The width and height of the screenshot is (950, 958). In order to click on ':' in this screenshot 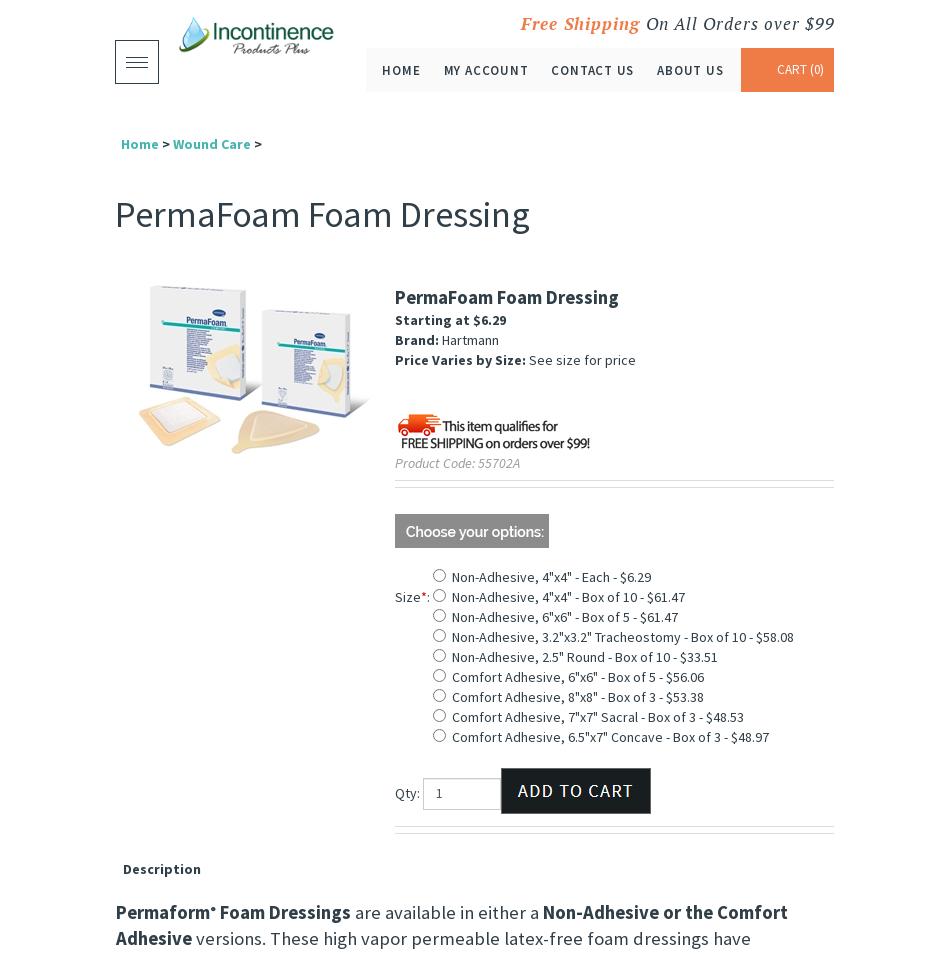, I will do `click(426, 597)`.